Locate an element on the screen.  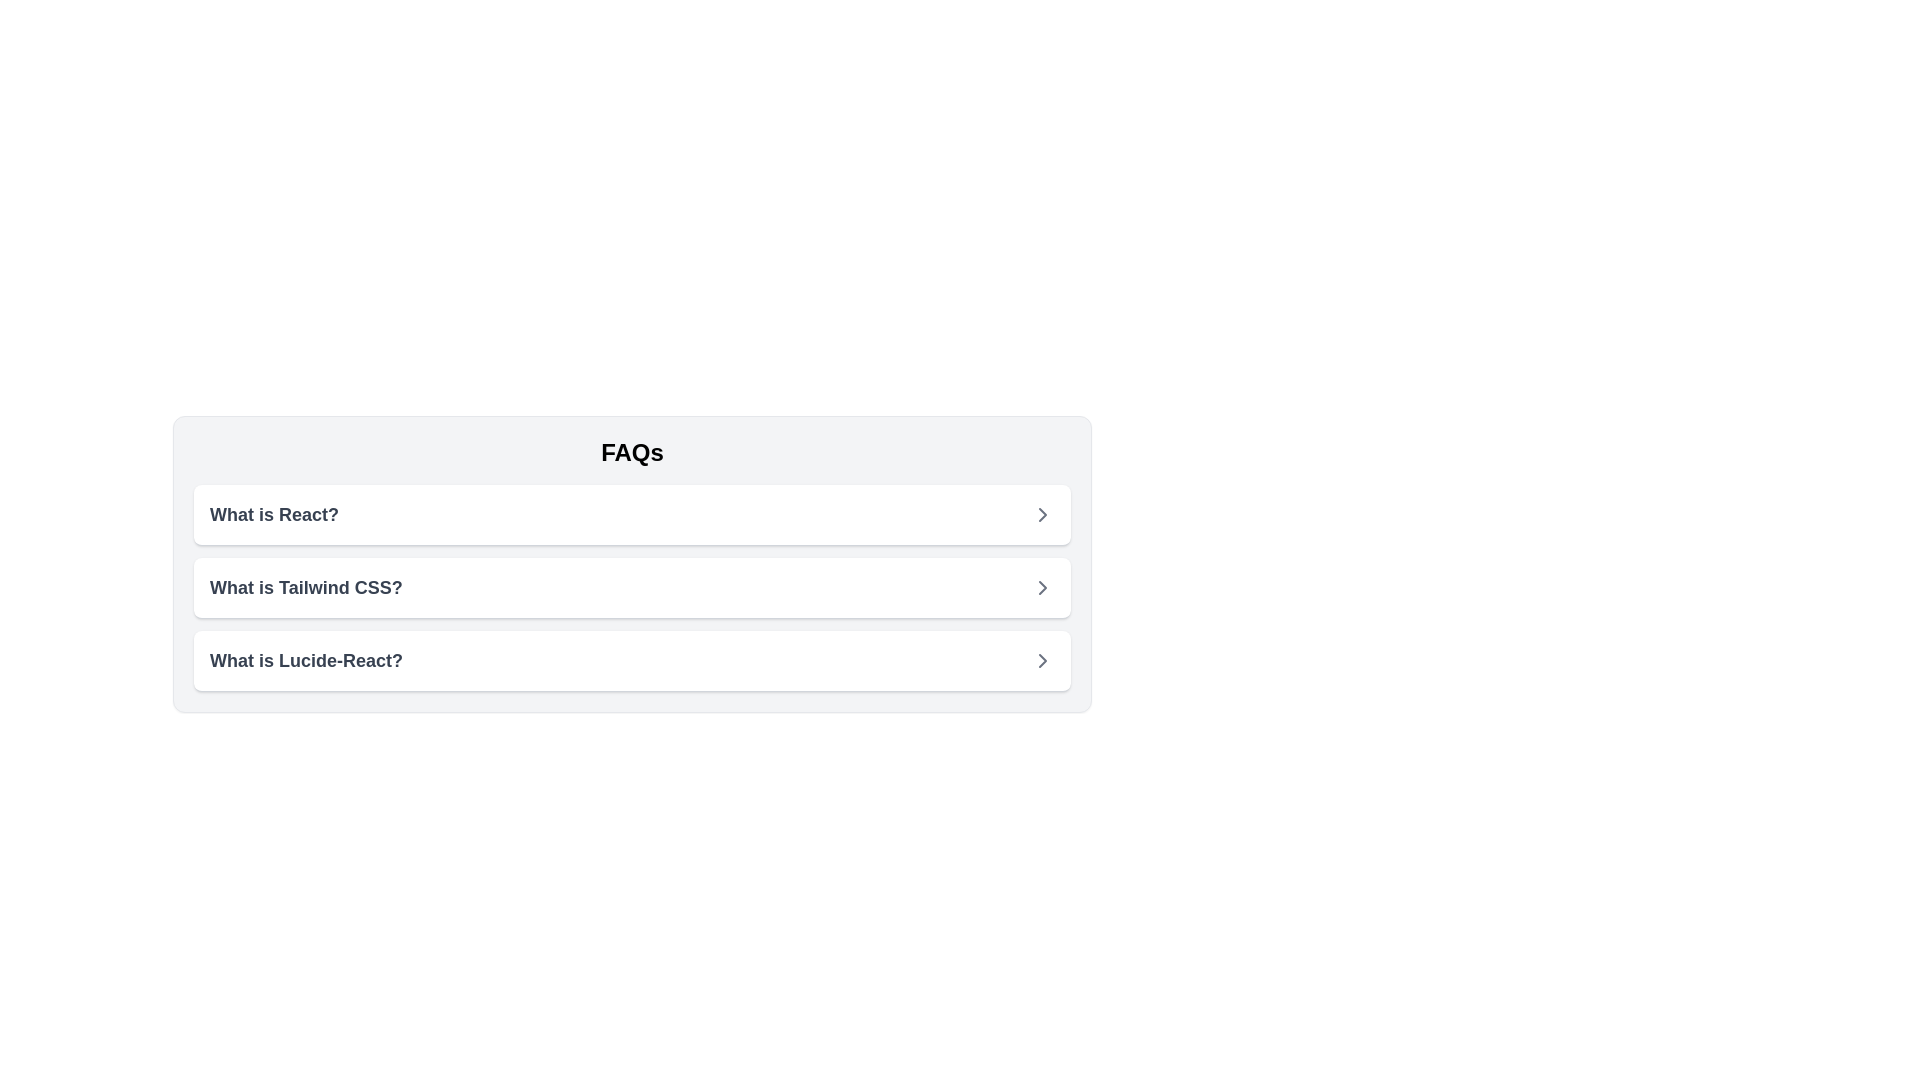
the right-facing chevron icon in gray located next to the list item labeled 'What is React?' is located at coordinates (1041, 514).